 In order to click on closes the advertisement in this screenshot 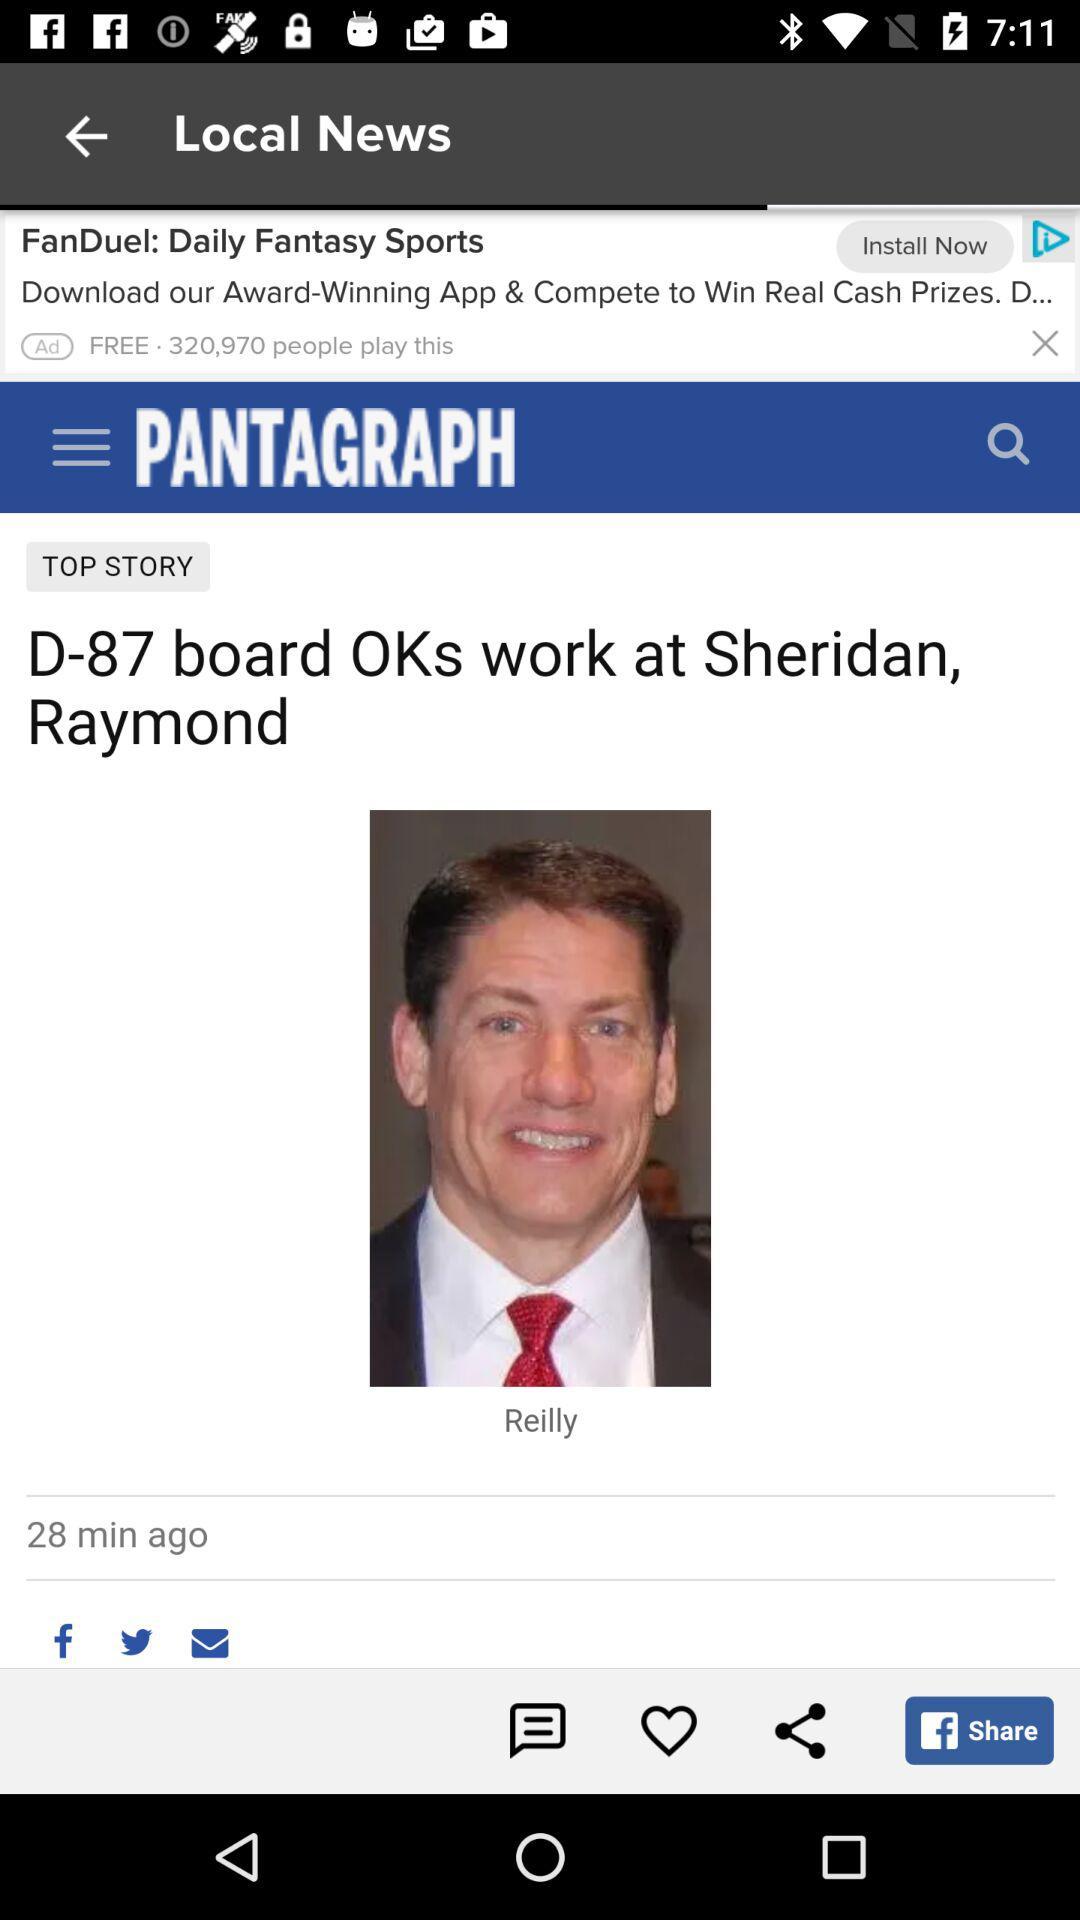, I will do `click(1043, 342)`.